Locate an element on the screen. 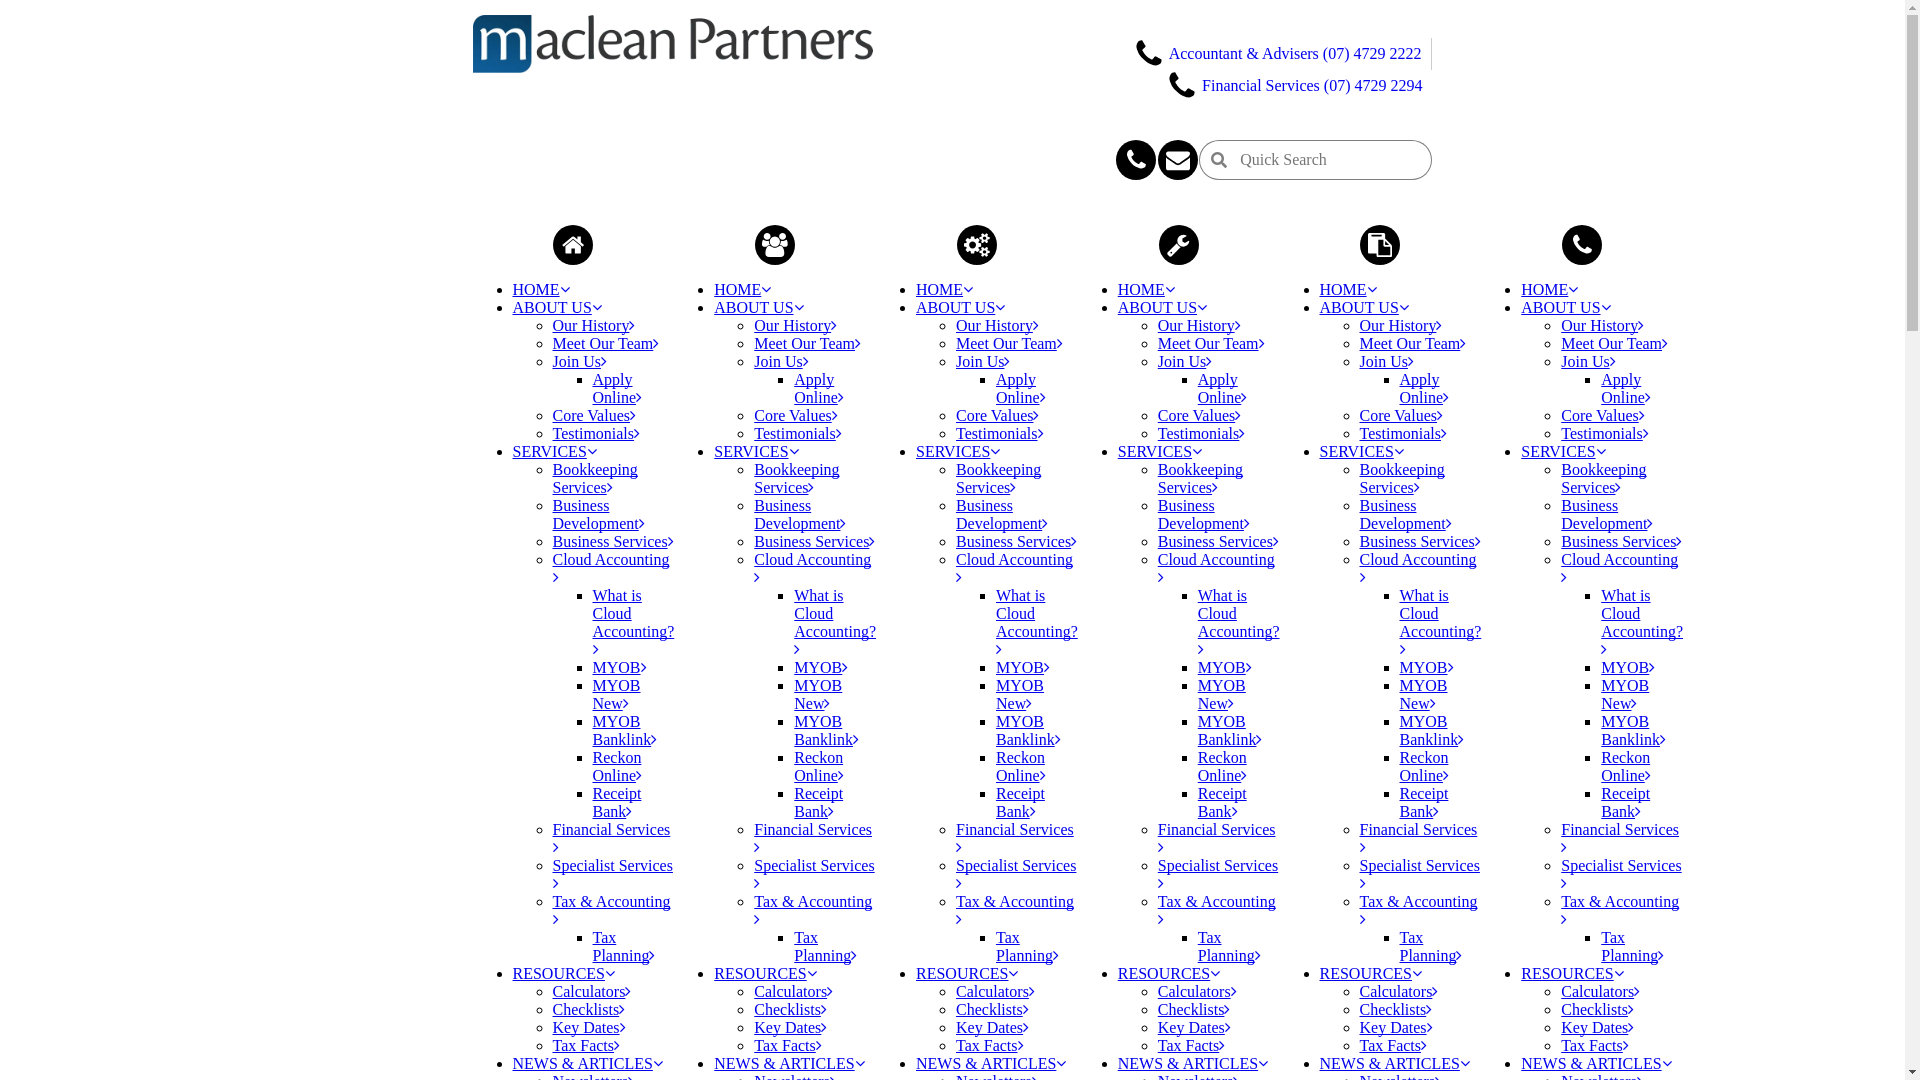 Image resolution: width=1920 pixels, height=1080 pixels. 'Specialist Services' is located at coordinates (1559, 873).